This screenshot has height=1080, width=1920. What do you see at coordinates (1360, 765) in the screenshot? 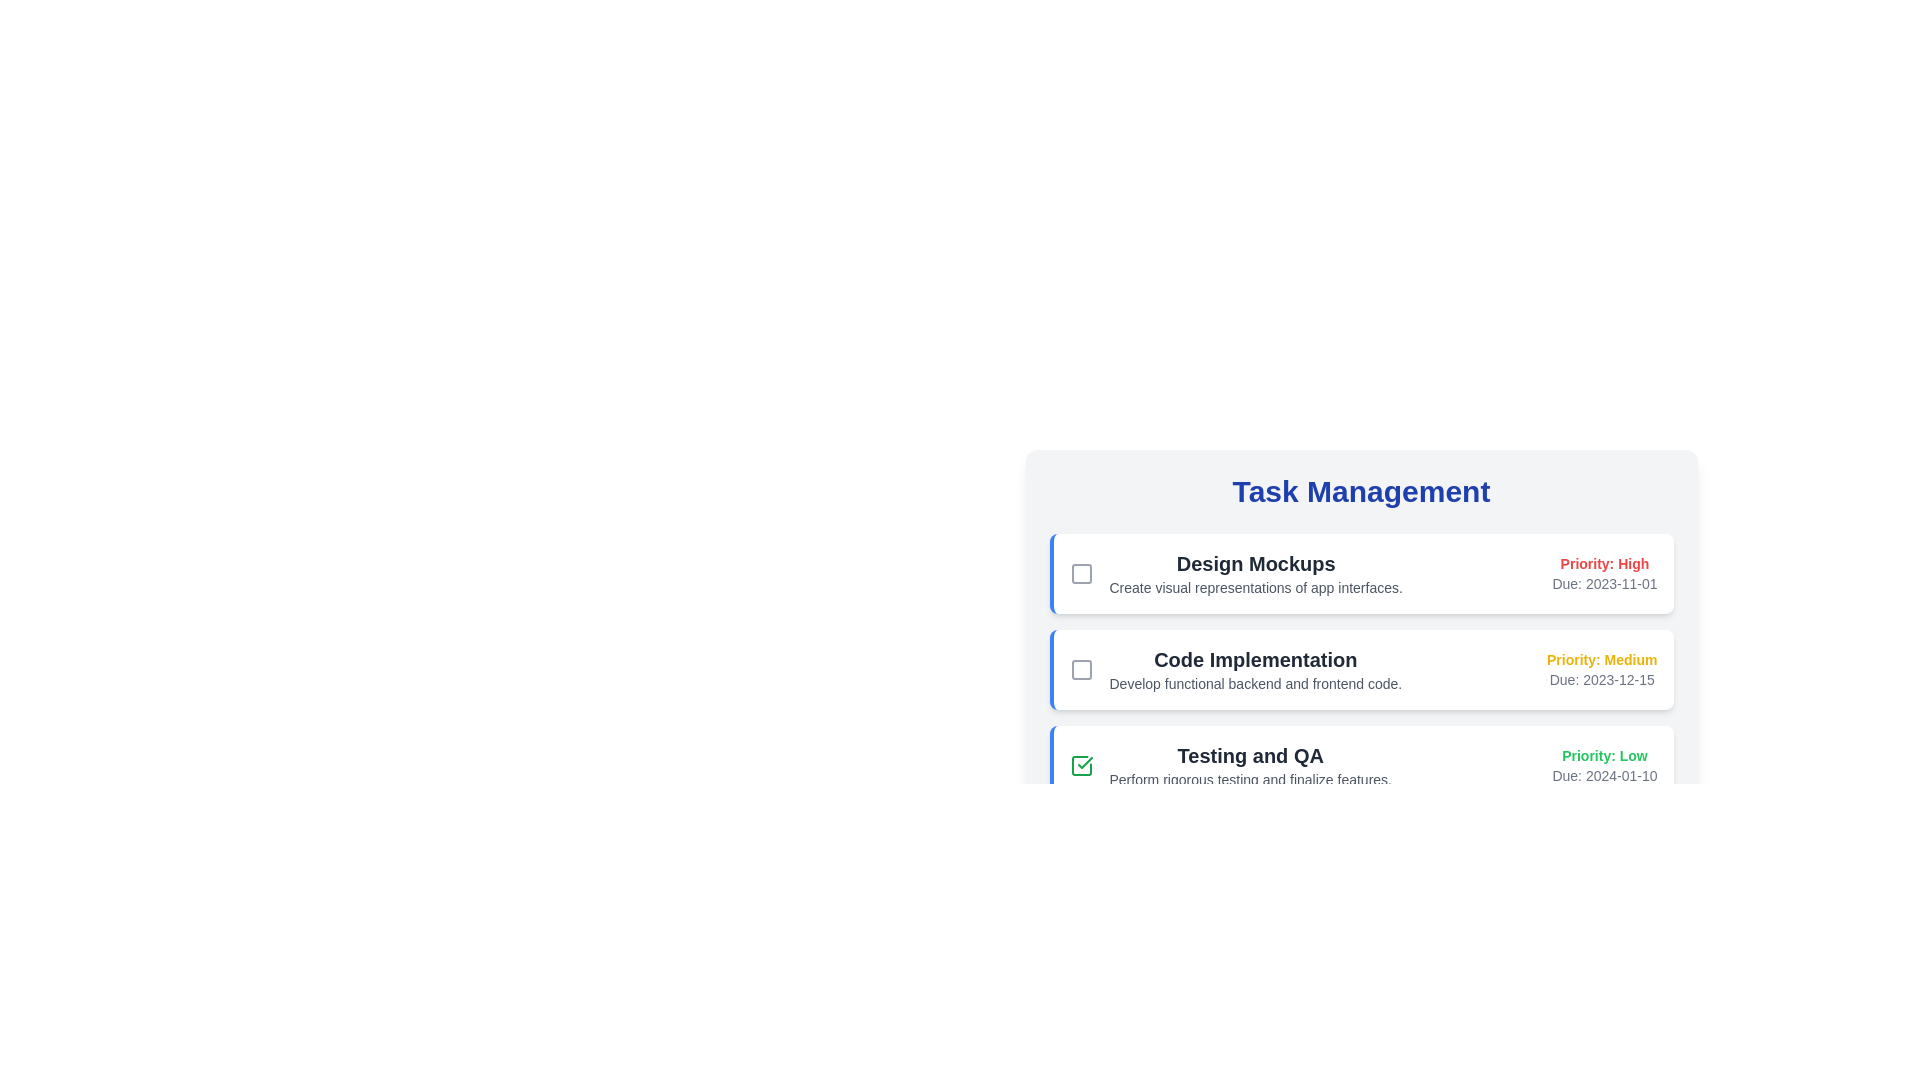
I see `the third task card in the task management interface, which displays details about the task's title, description, priority, and due date` at bounding box center [1360, 765].